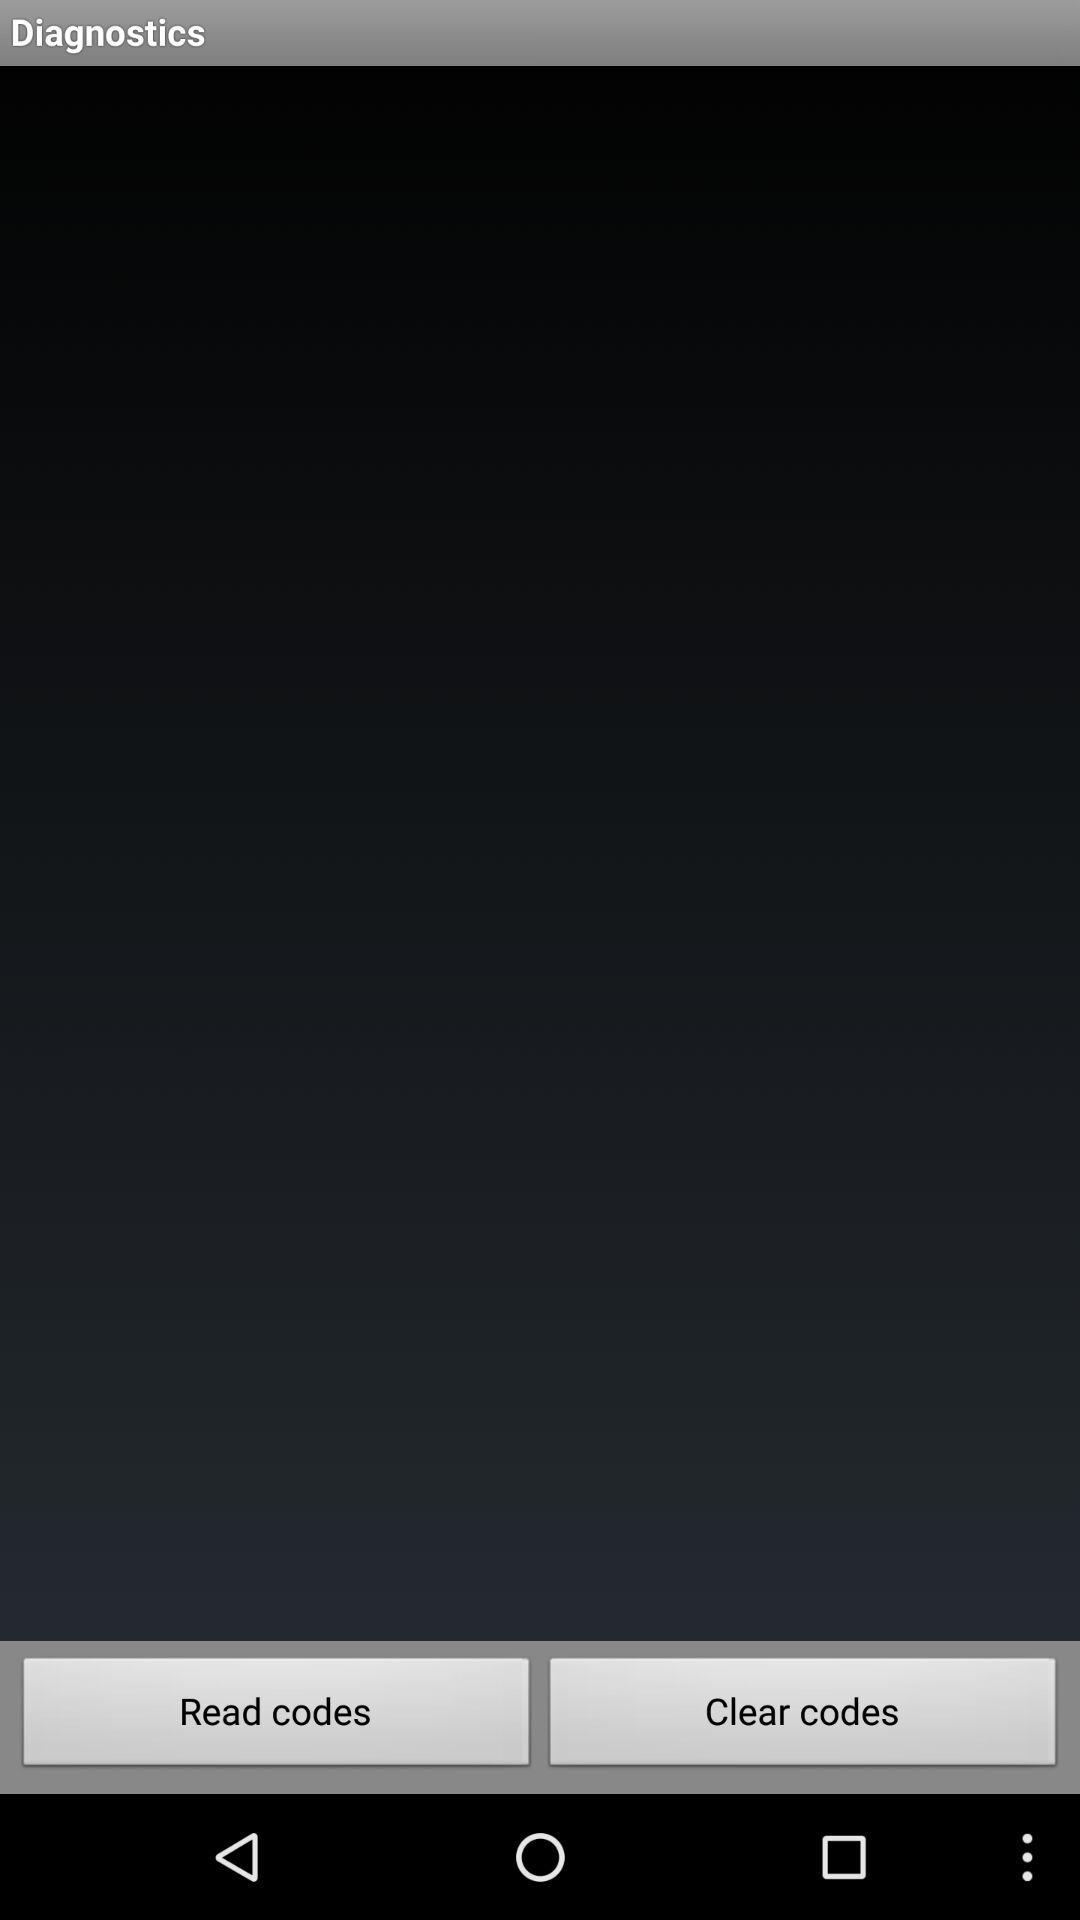  I want to click on the item below the diagnostics item, so click(540, 853).